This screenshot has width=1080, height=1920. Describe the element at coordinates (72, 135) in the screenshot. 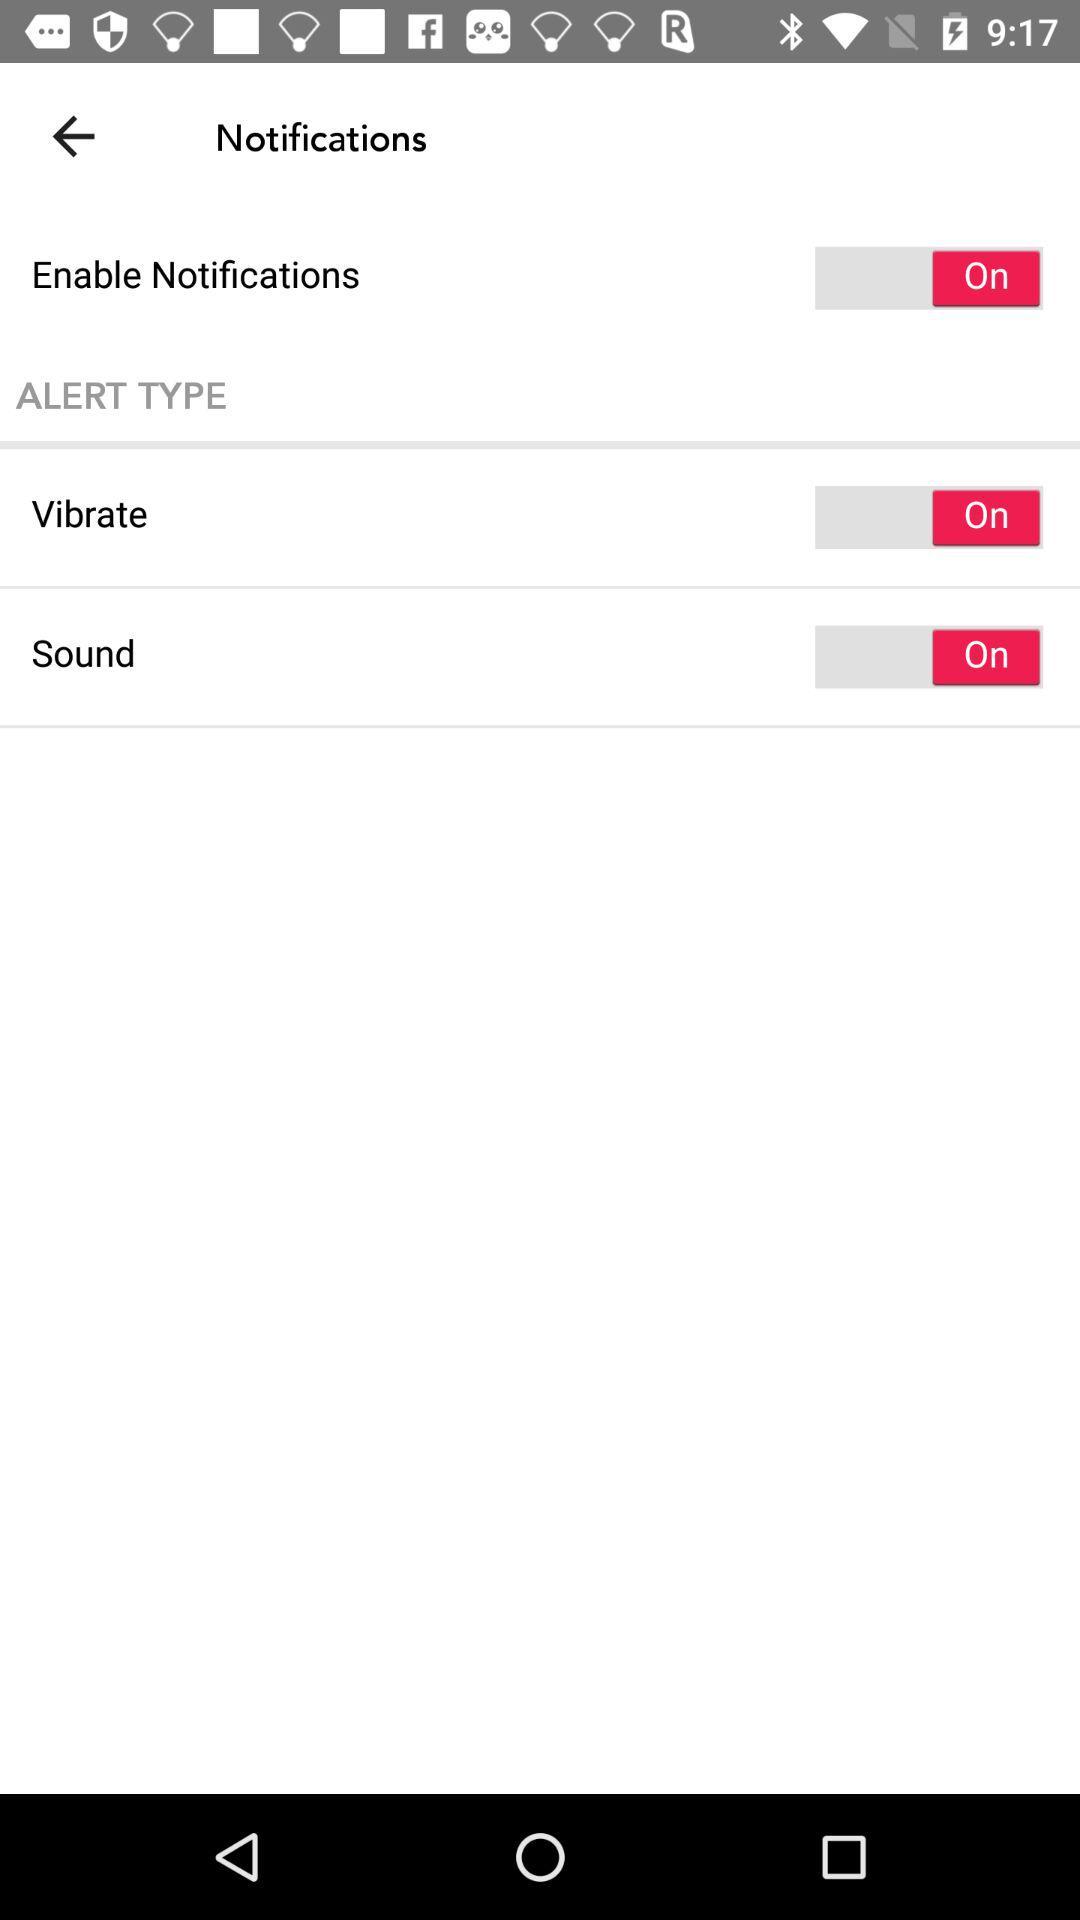

I see `item at the top left corner` at that location.